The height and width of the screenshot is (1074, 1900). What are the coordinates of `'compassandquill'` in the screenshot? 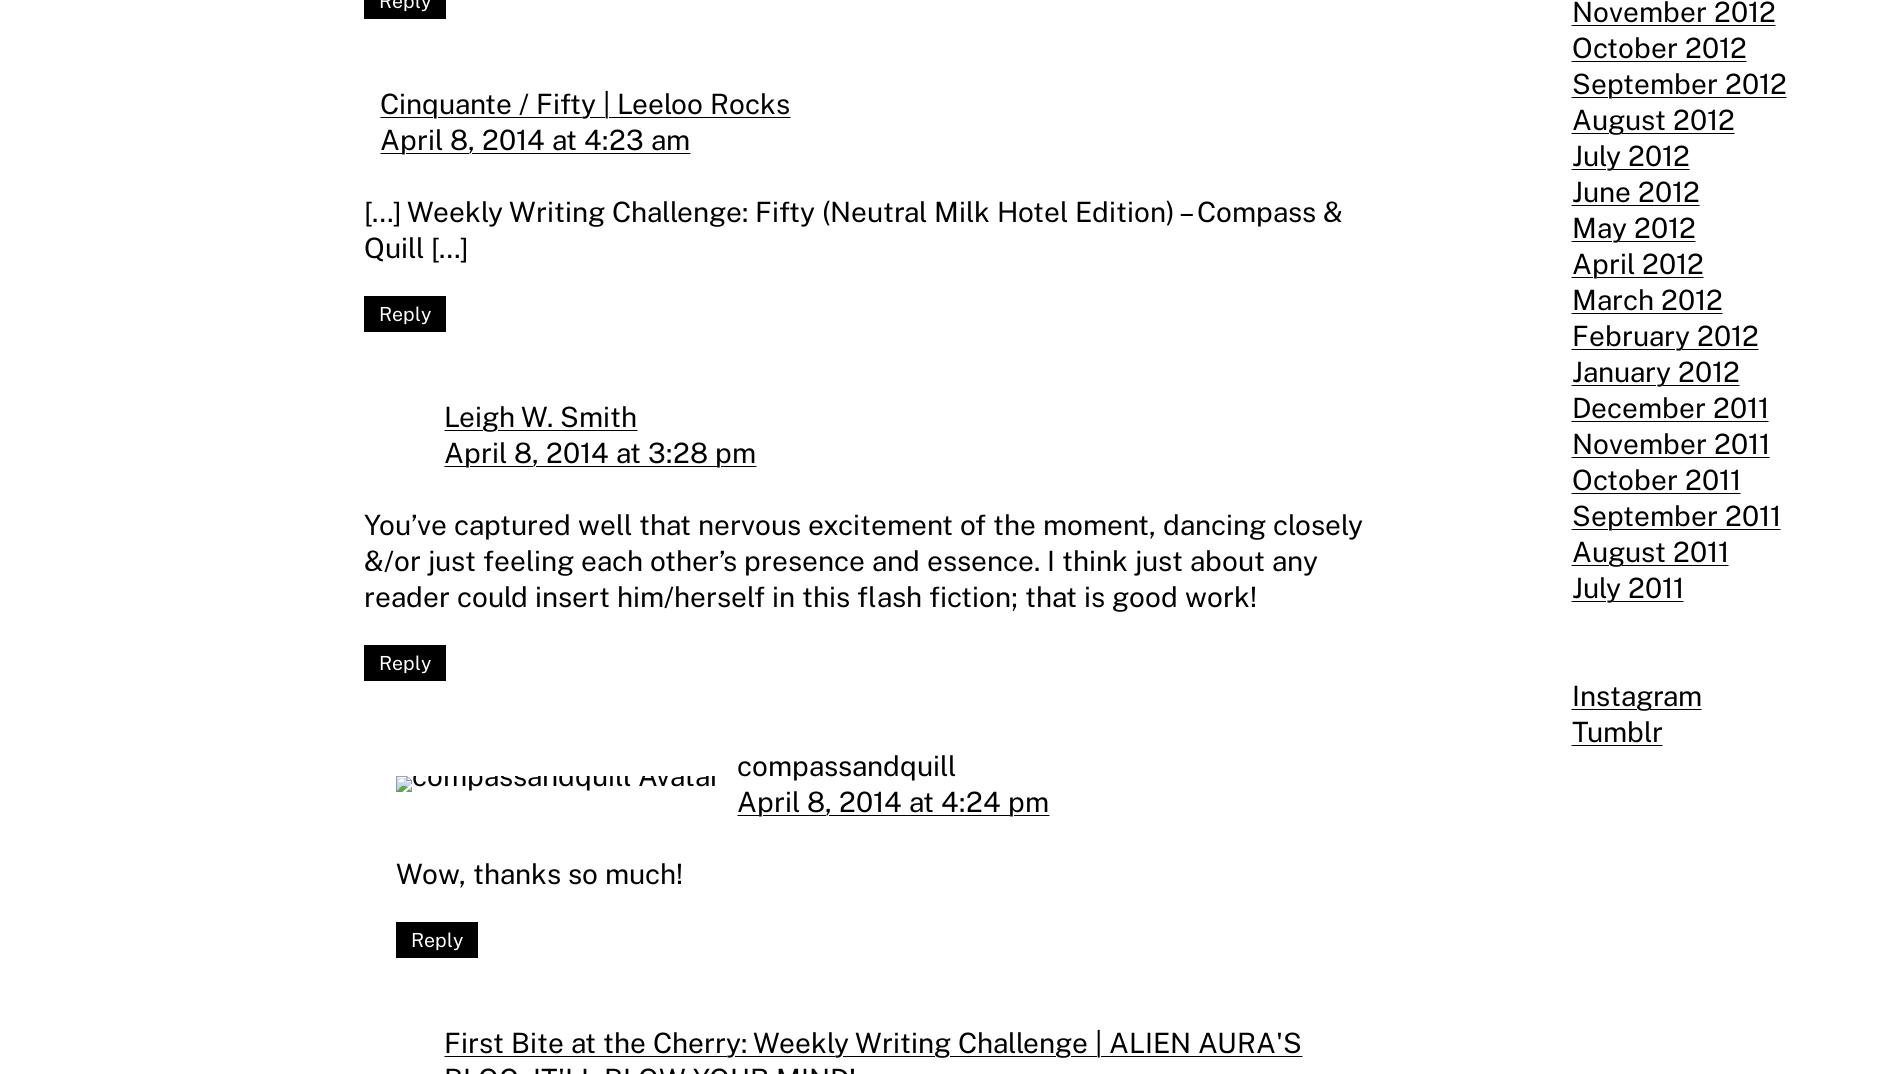 It's located at (736, 763).